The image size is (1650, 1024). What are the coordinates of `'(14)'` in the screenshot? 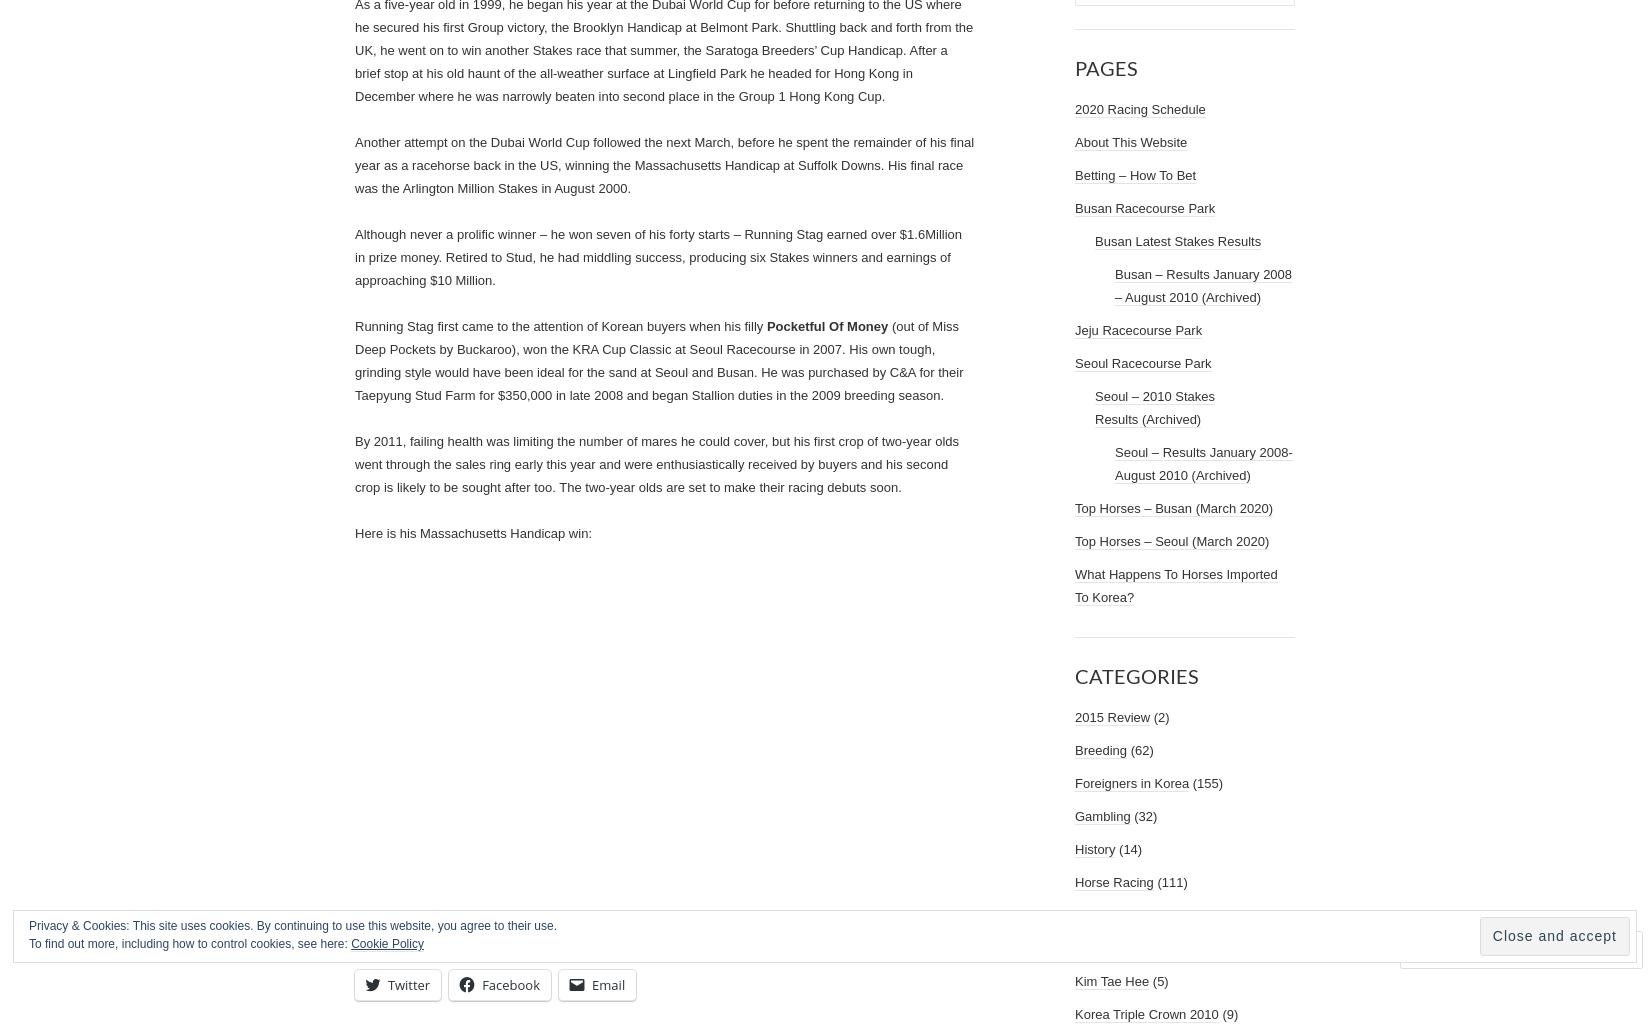 It's located at (1128, 848).